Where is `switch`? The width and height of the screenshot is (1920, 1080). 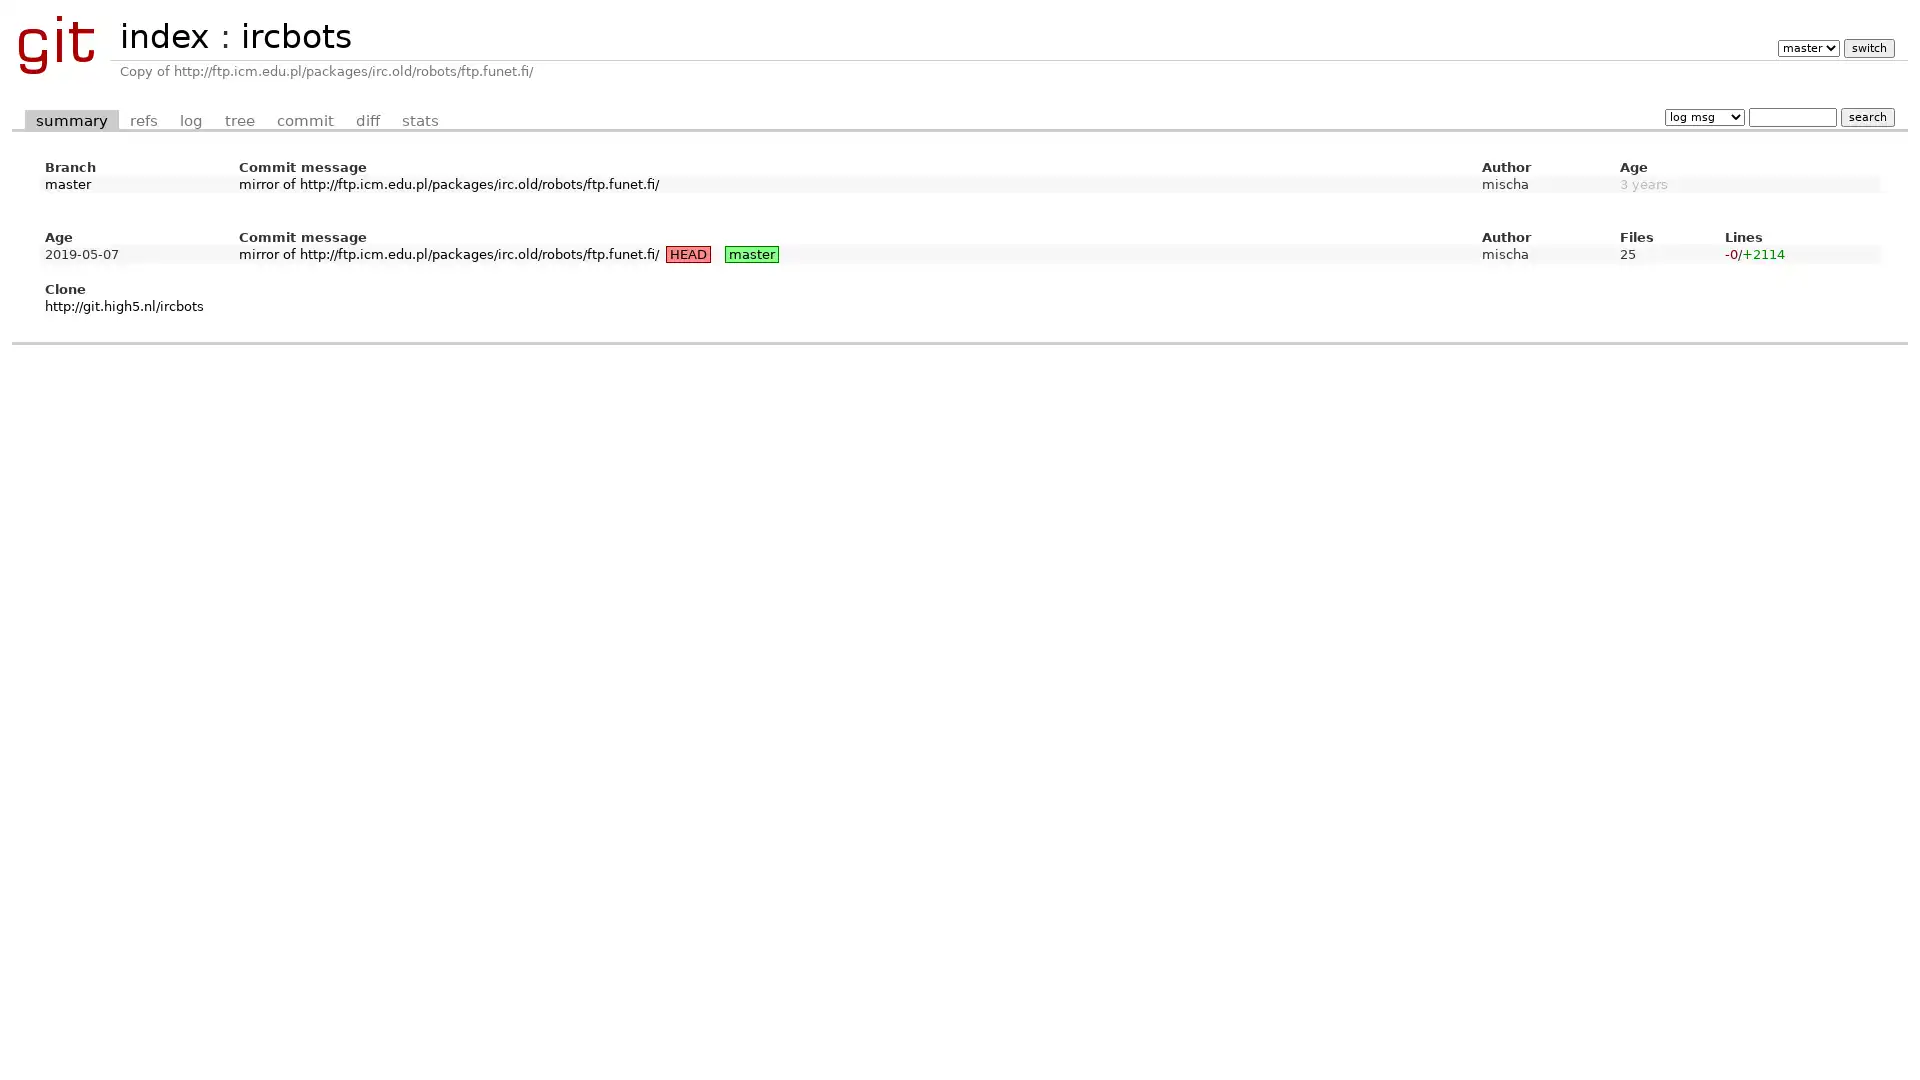
switch is located at coordinates (1867, 47).